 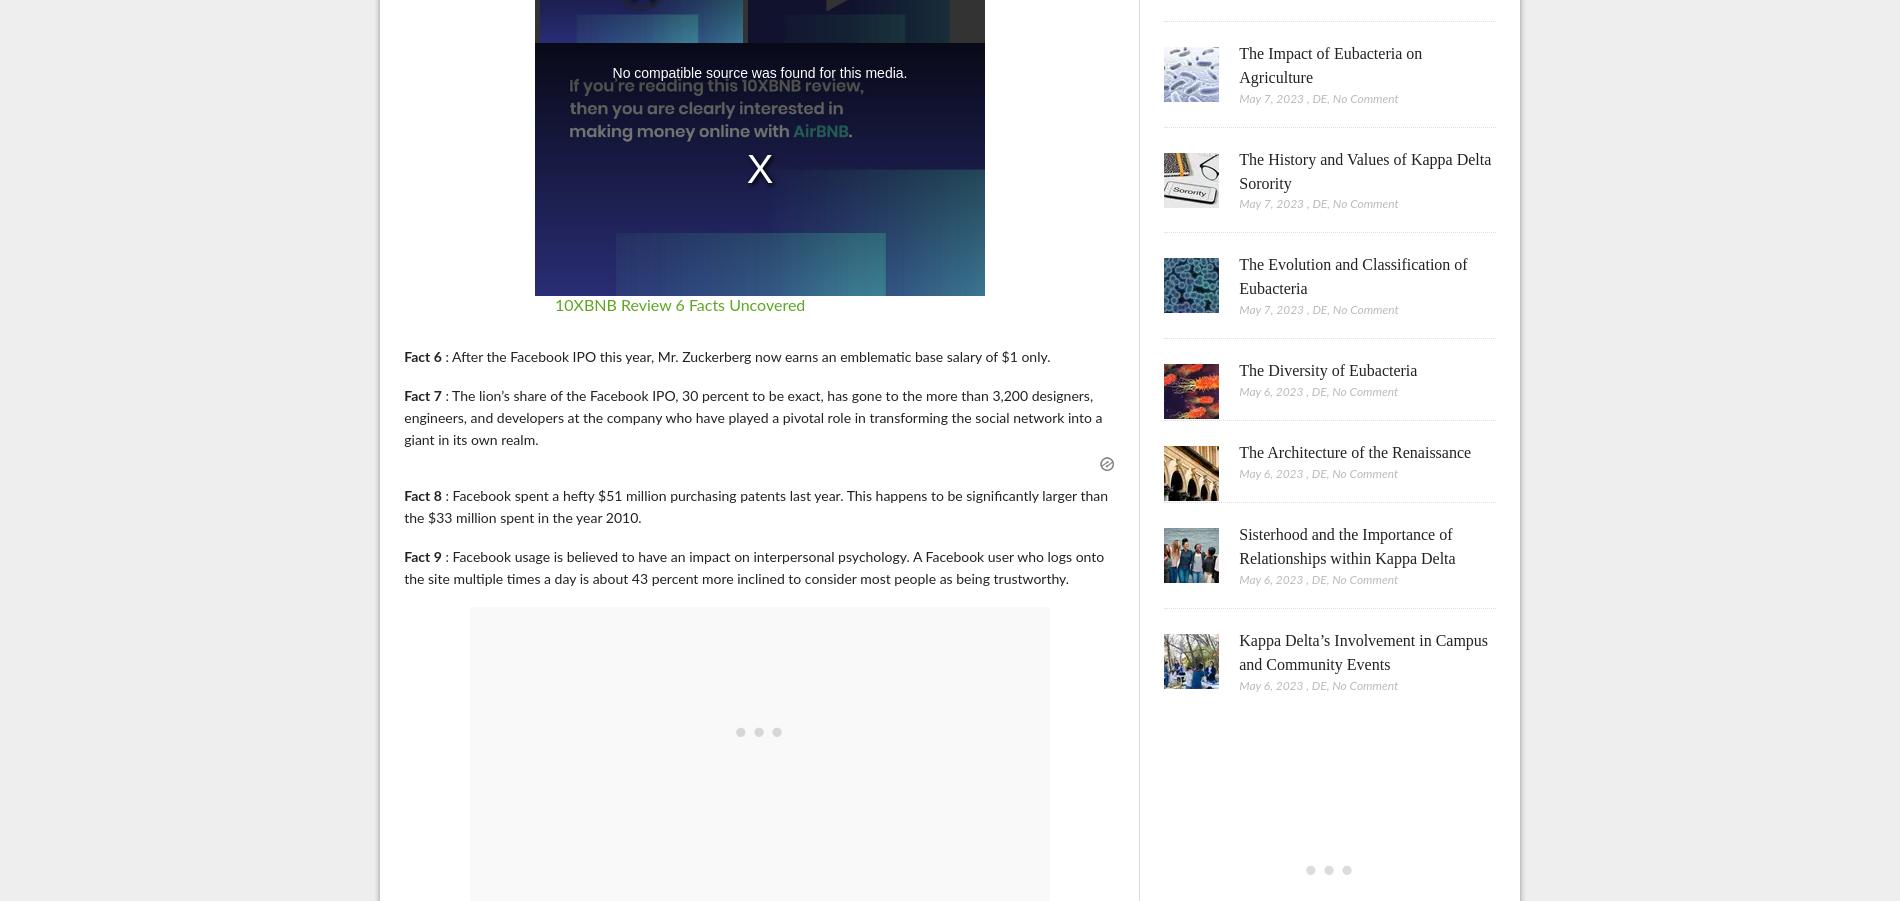 I want to click on 'The Diversity of Eubacteria', so click(x=1326, y=369).